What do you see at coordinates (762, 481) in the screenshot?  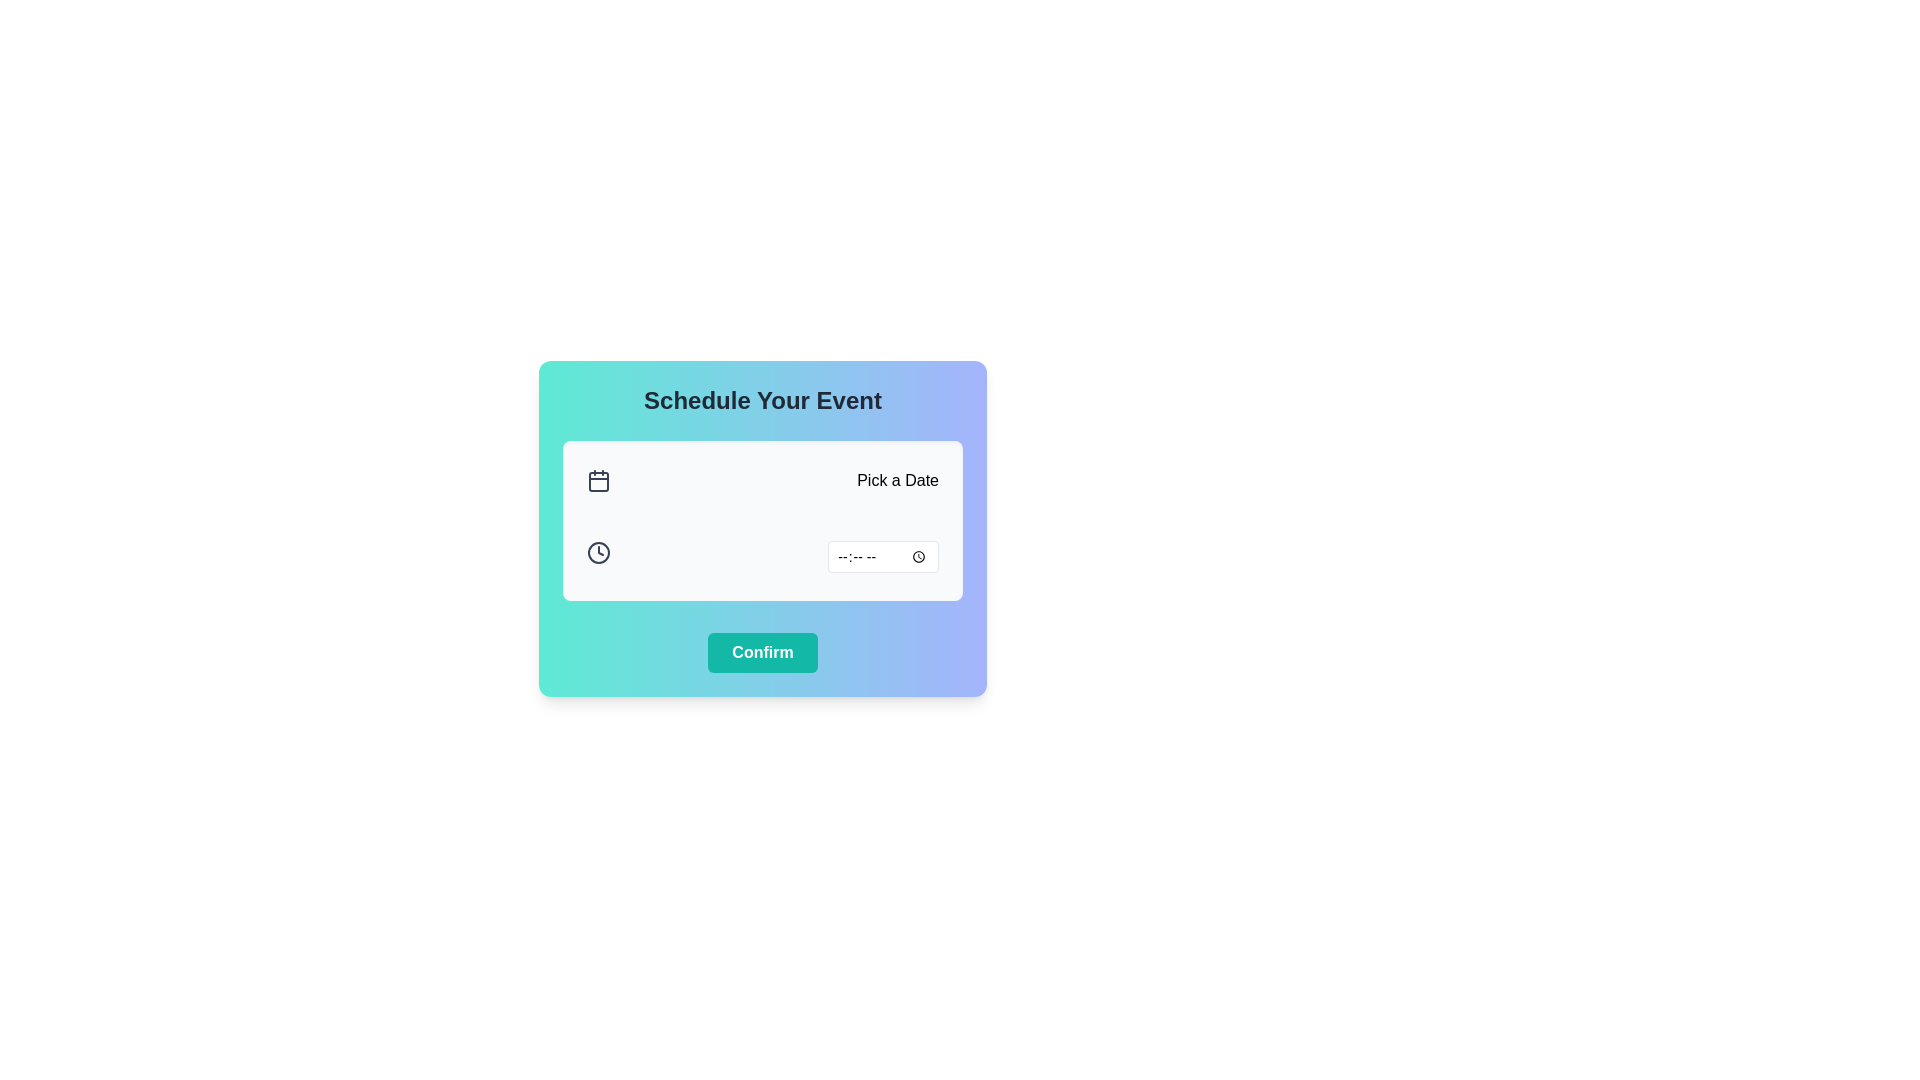 I see `the 'Pick a Date' interactive label with icon for keyboard navigation` at bounding box center [762, 481].